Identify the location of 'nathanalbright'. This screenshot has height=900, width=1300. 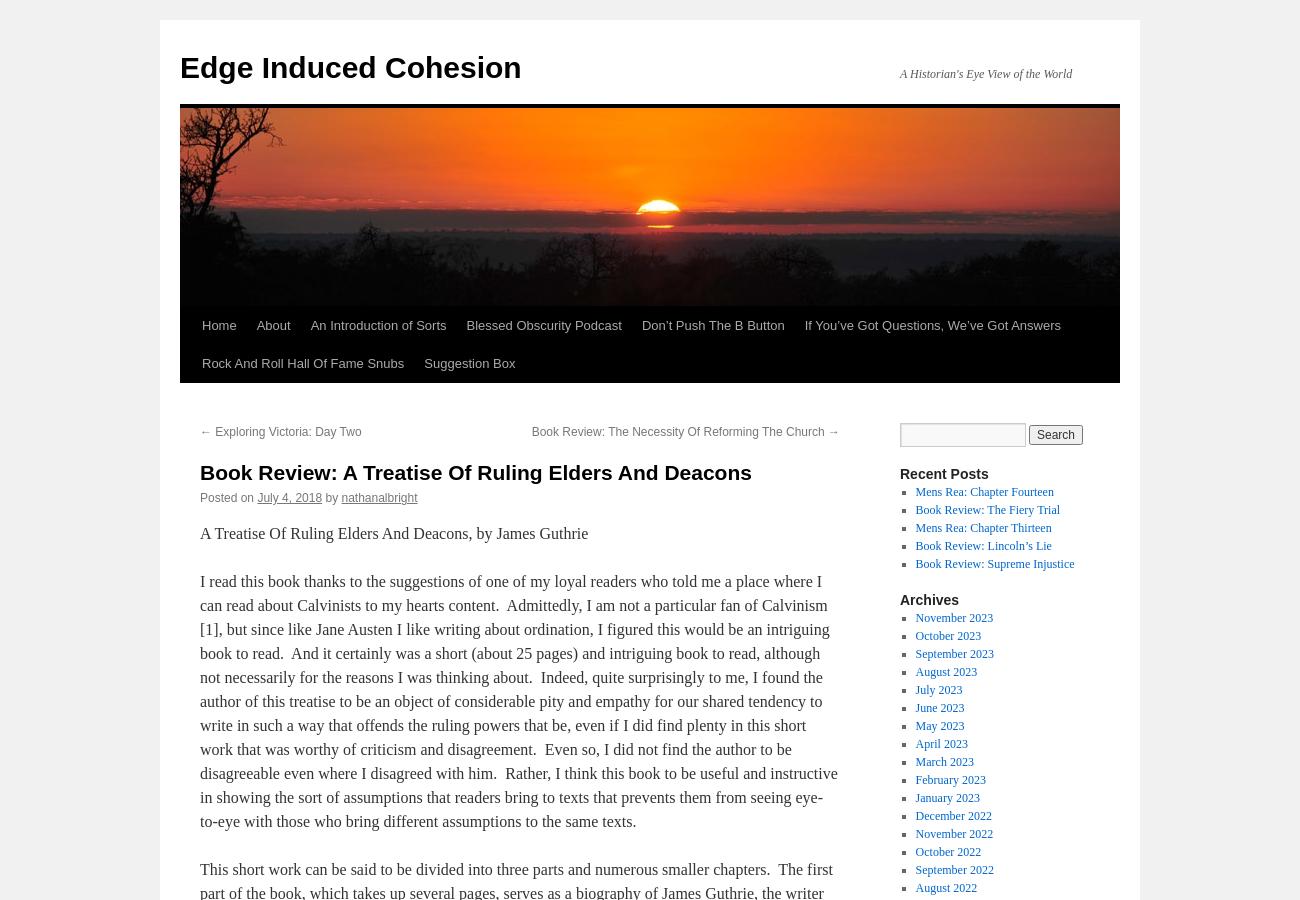
(339, 496).